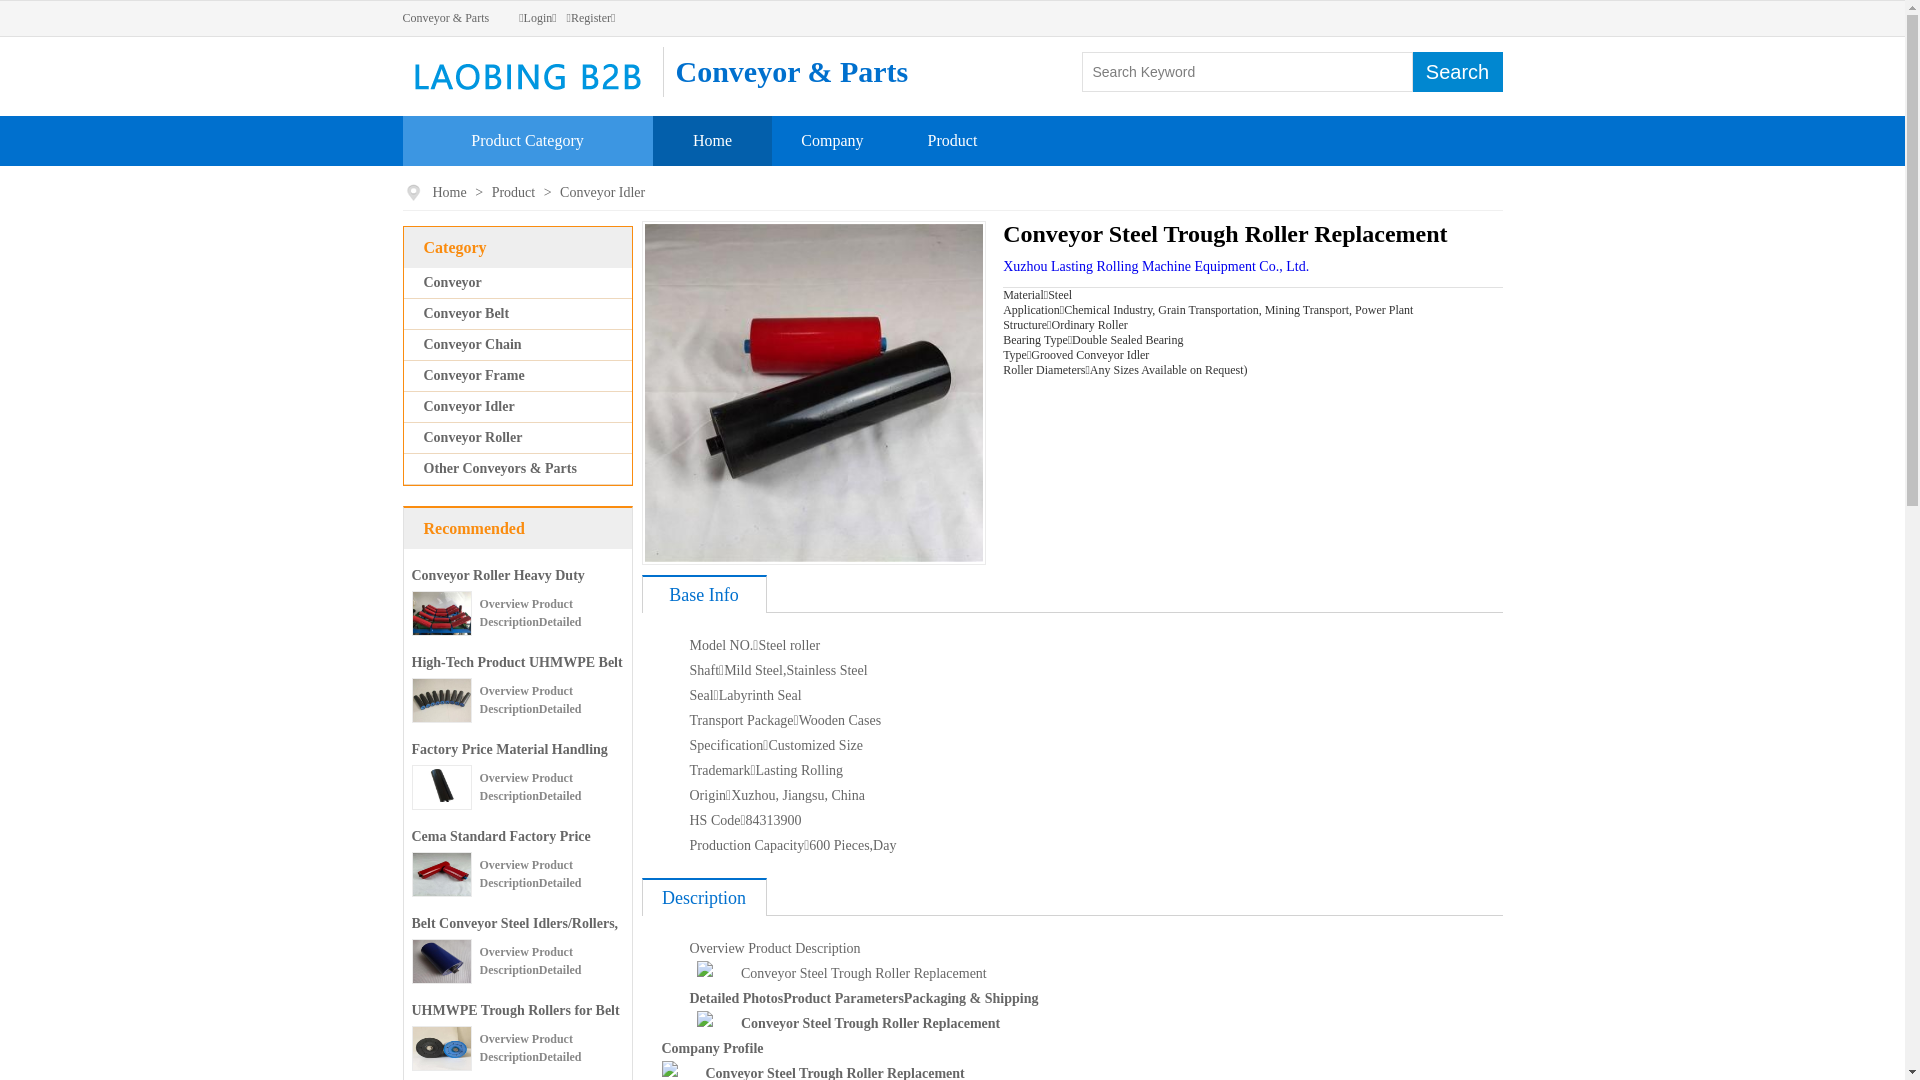 This screenshot has height=1080, width=1920. Describe the element at coordinates (1457, 71) in the screenshot. I see `'Search'` at that location.